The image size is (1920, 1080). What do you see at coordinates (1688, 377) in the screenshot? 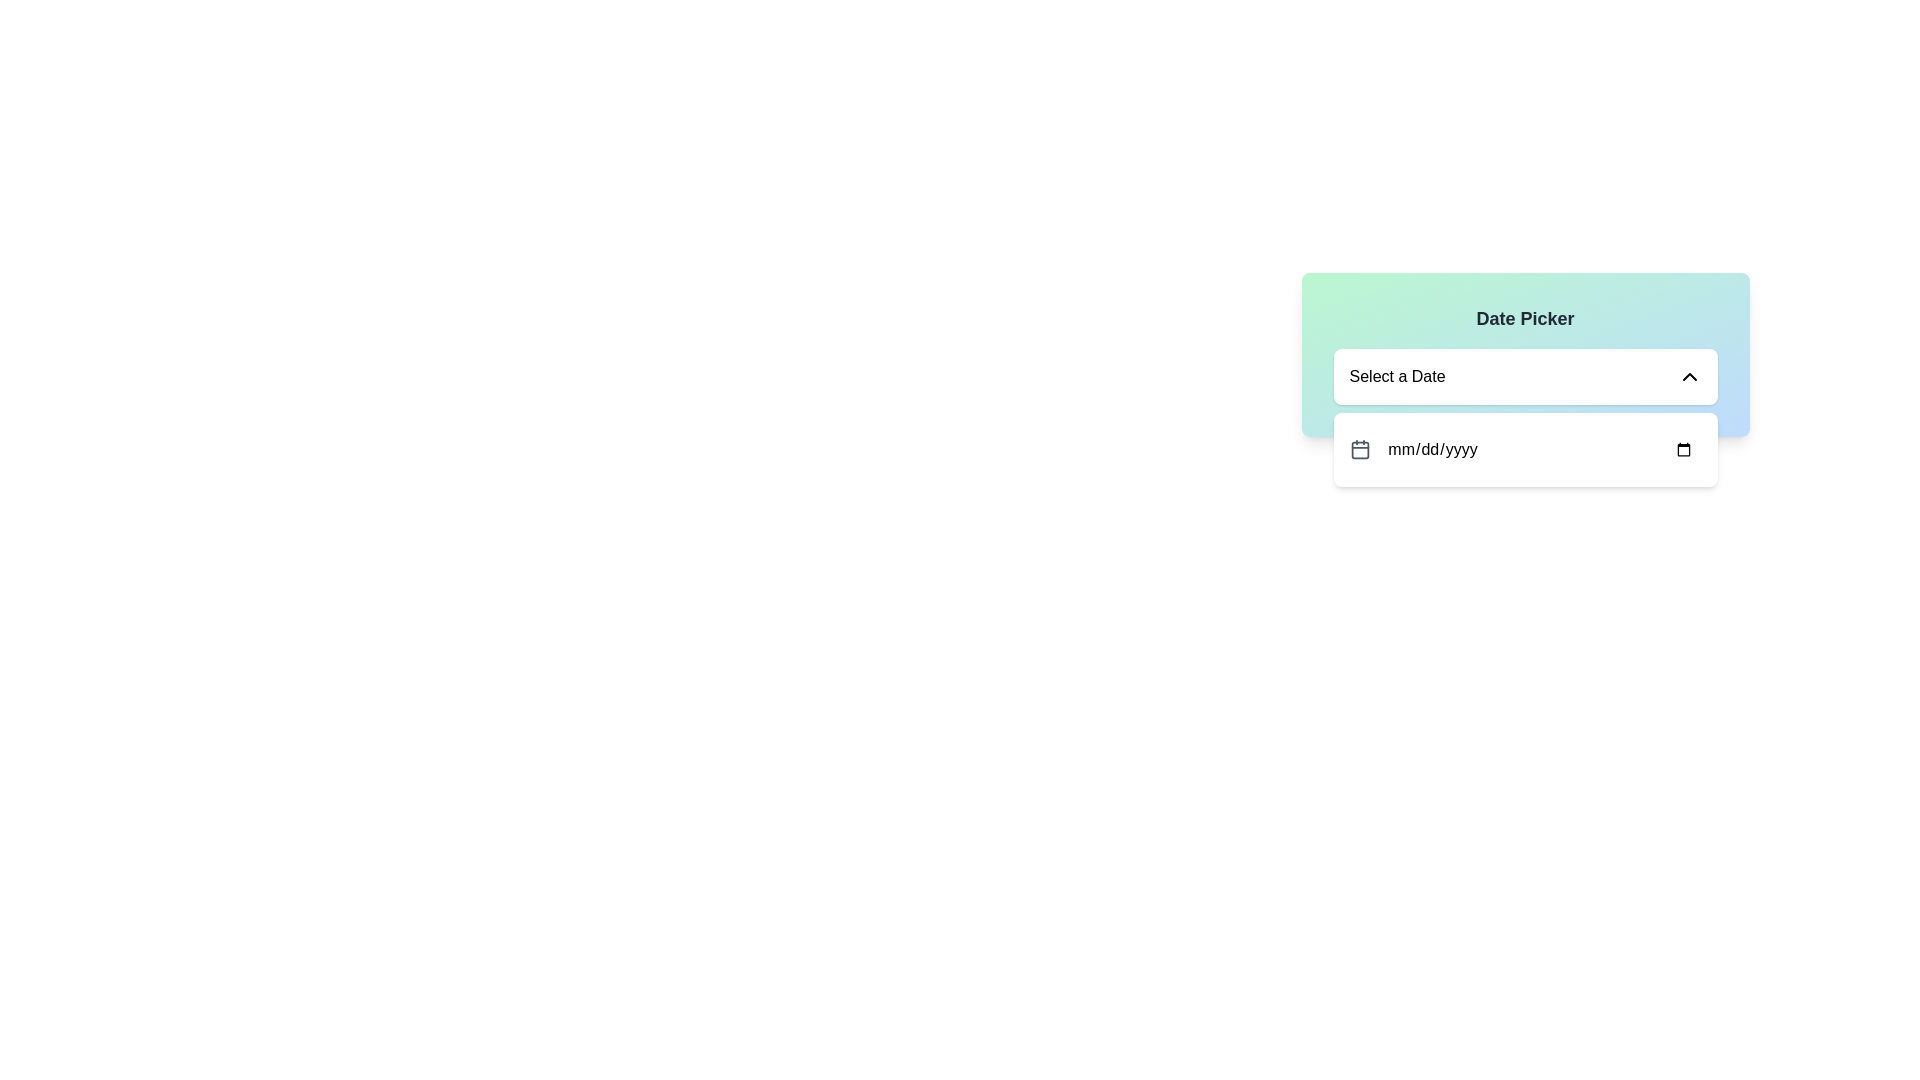
I see `the icon that toggles the dropdown menu in the date picker interface, located at the right end of the section labeled 'Select a Date'` at bounding box center [1688, 377].